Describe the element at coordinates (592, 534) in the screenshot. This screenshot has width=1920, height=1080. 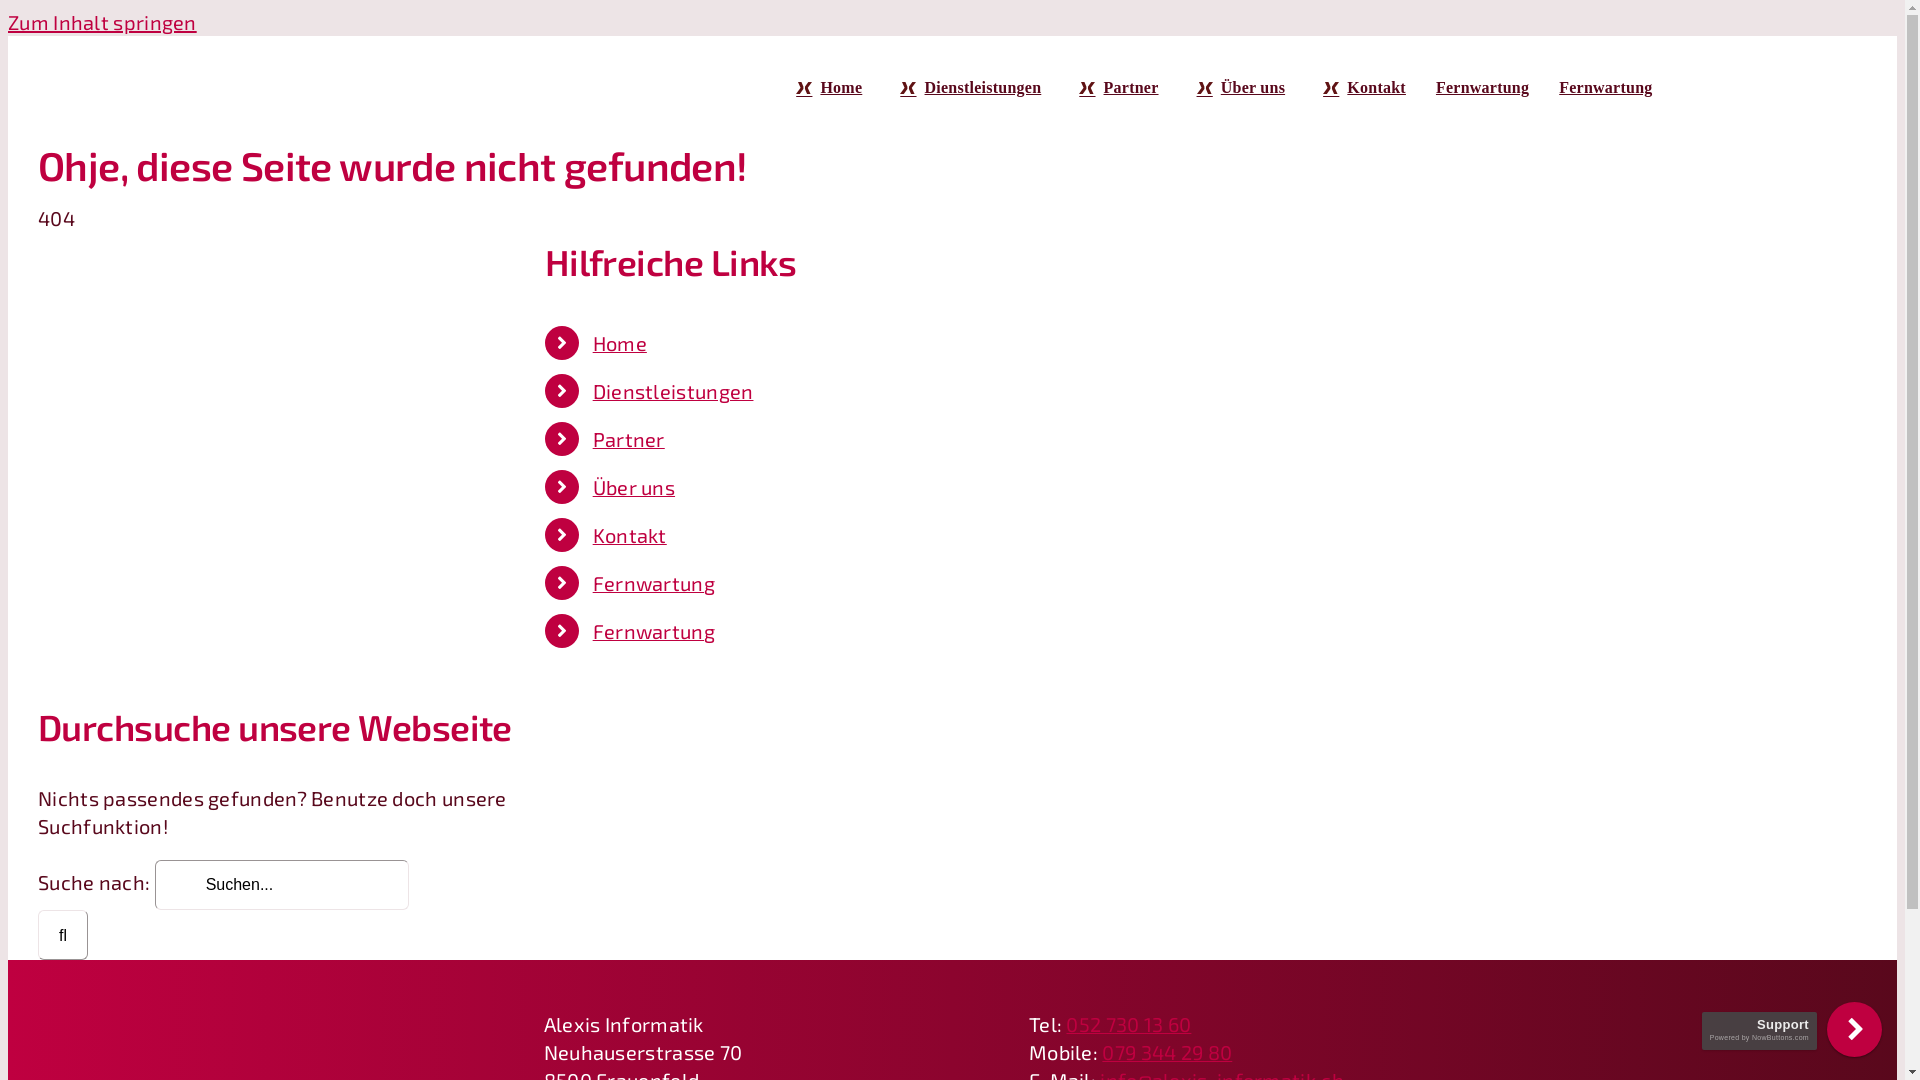
I see `'Kontakt'` at that location.